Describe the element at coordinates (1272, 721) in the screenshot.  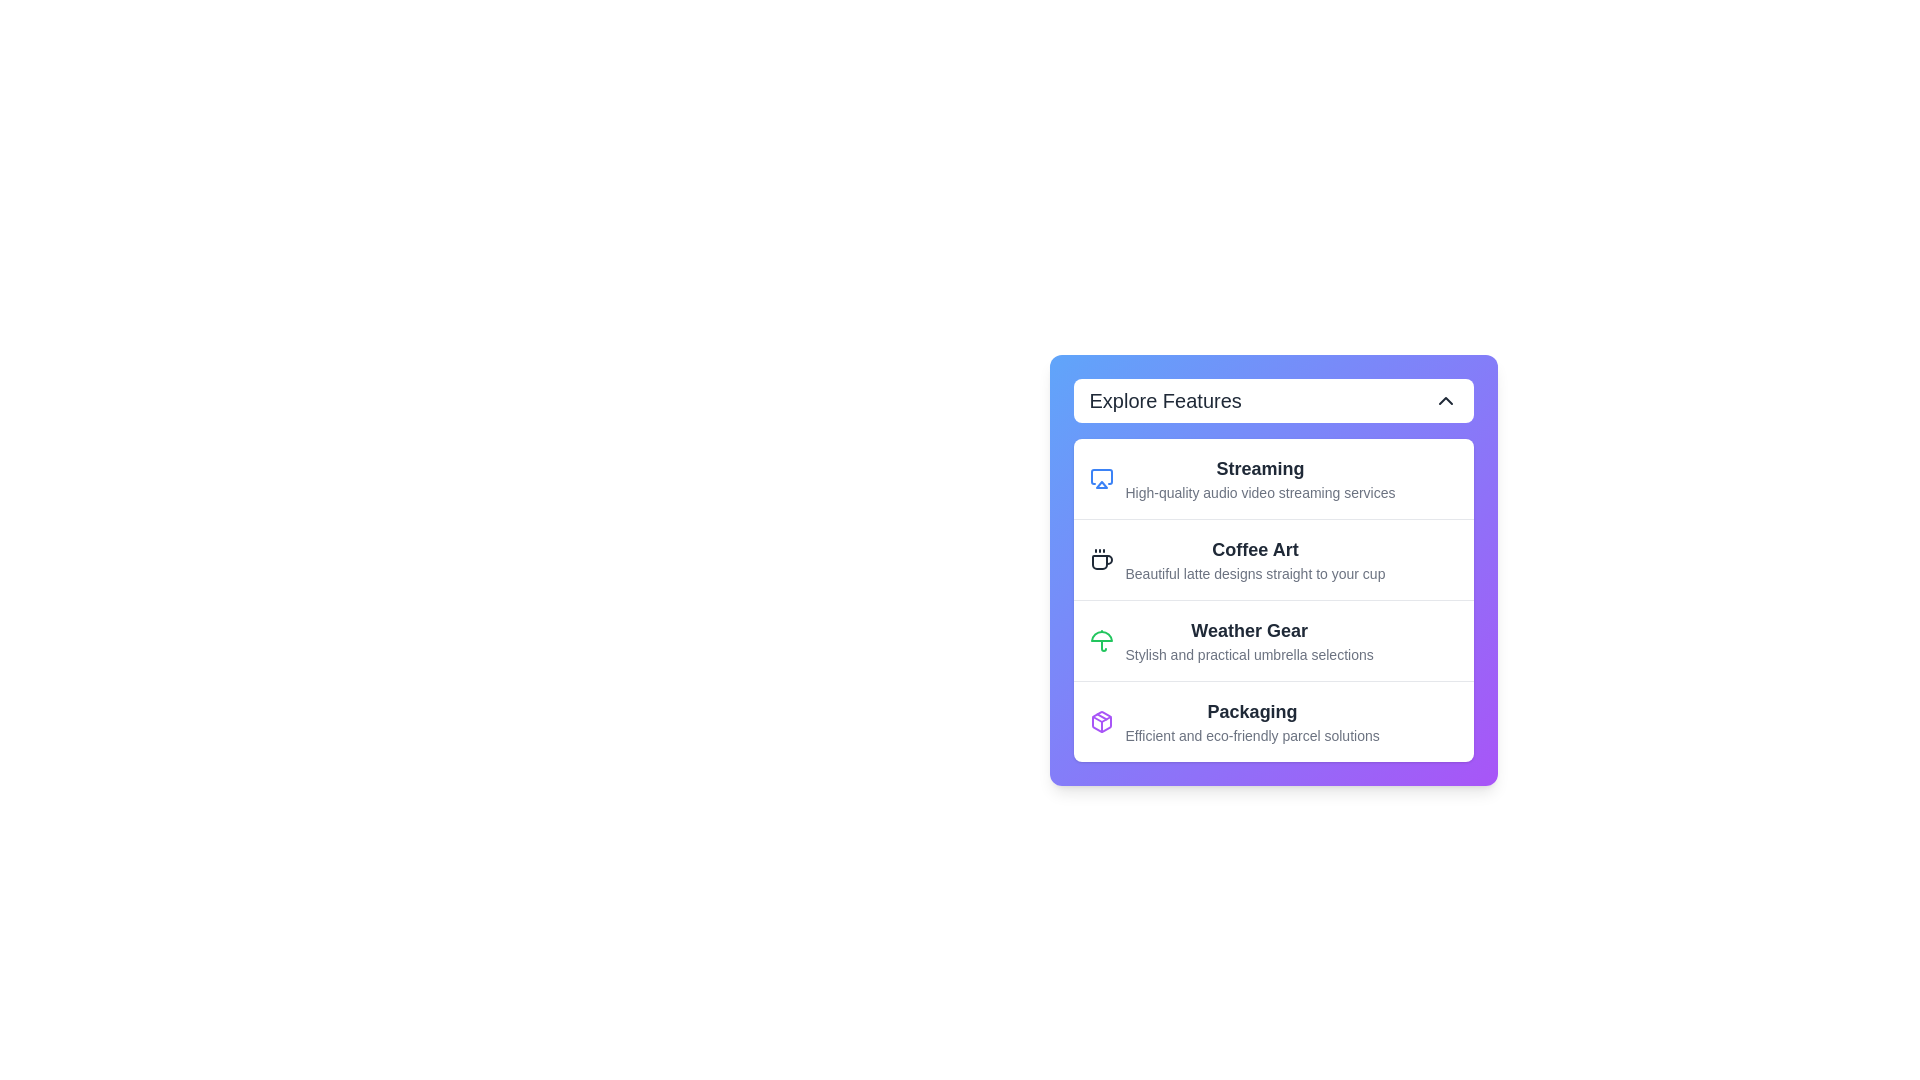
I see `the fourth list item at the bottom of the vertical list related to packaging services` at that location.